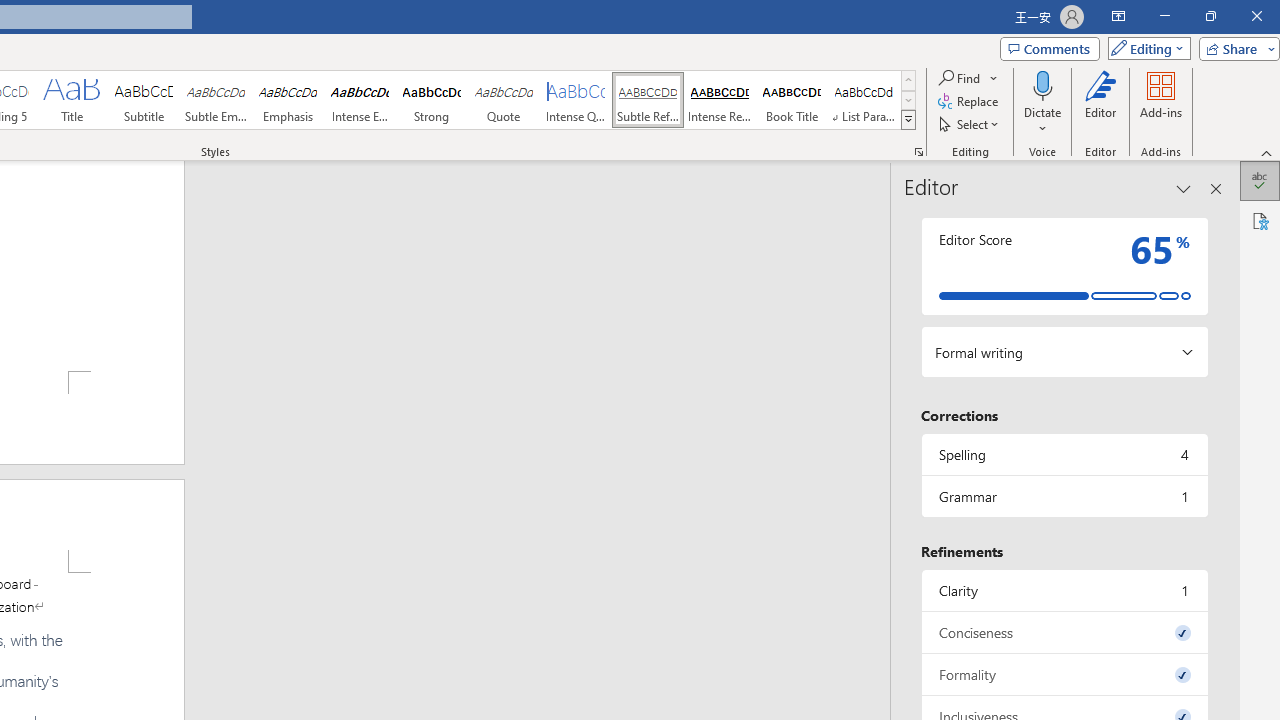 This screenshot has width=1280, height=720. I want to click on 'Styles...', so click(918, 150).